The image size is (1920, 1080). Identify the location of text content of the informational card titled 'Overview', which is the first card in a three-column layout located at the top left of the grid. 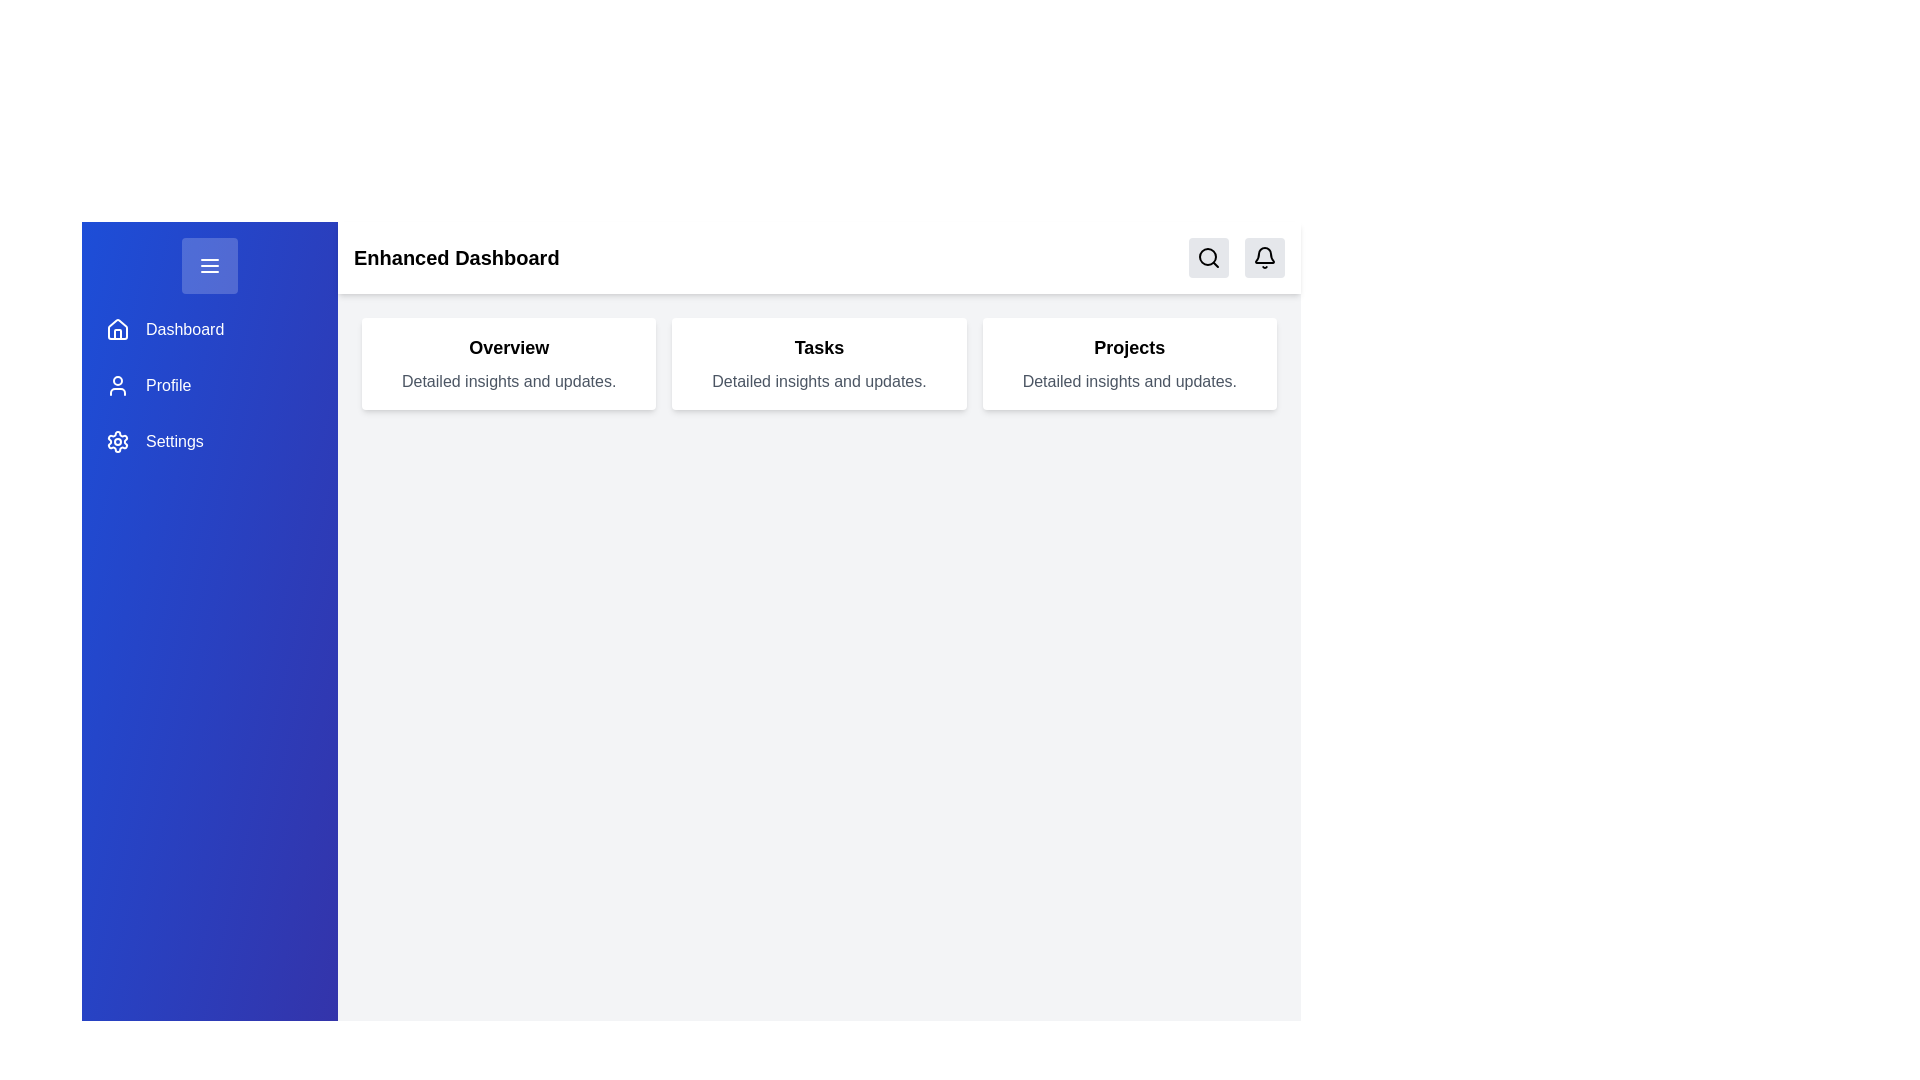
(509, 363).